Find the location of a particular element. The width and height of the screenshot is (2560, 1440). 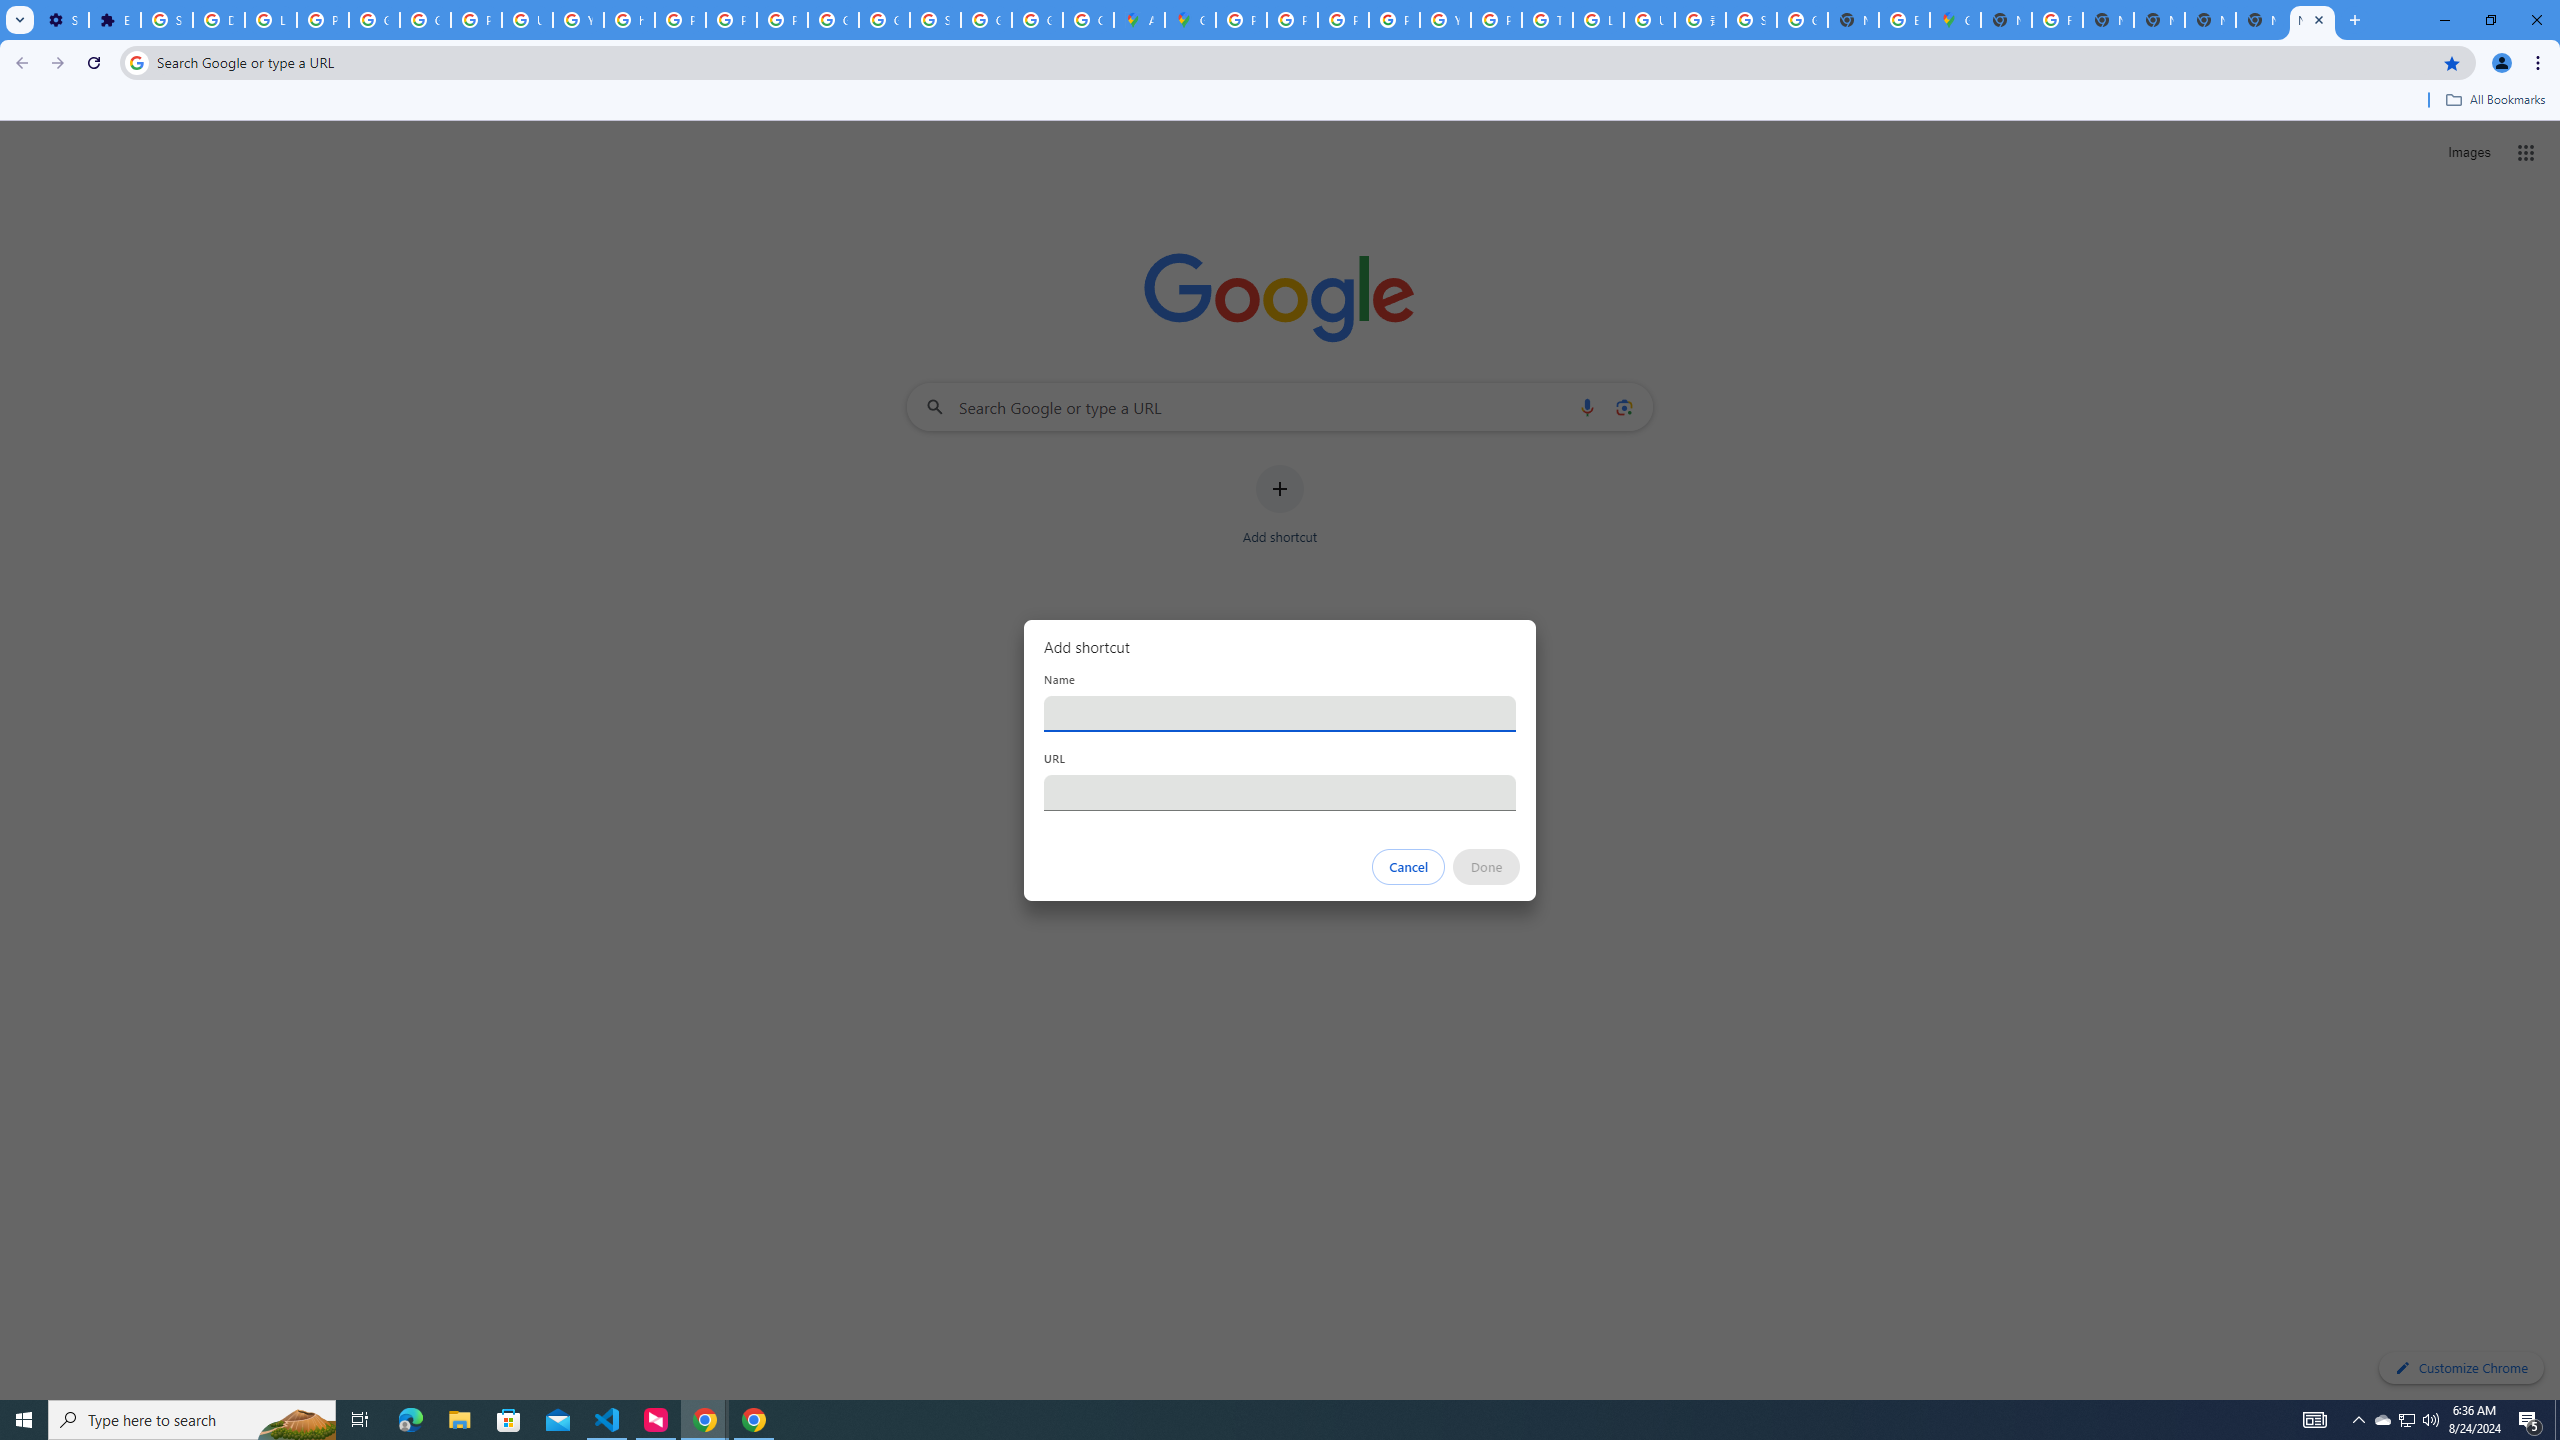

'Explore new street-level details - Google Maps Help' is located at coordinates (1903, 19).